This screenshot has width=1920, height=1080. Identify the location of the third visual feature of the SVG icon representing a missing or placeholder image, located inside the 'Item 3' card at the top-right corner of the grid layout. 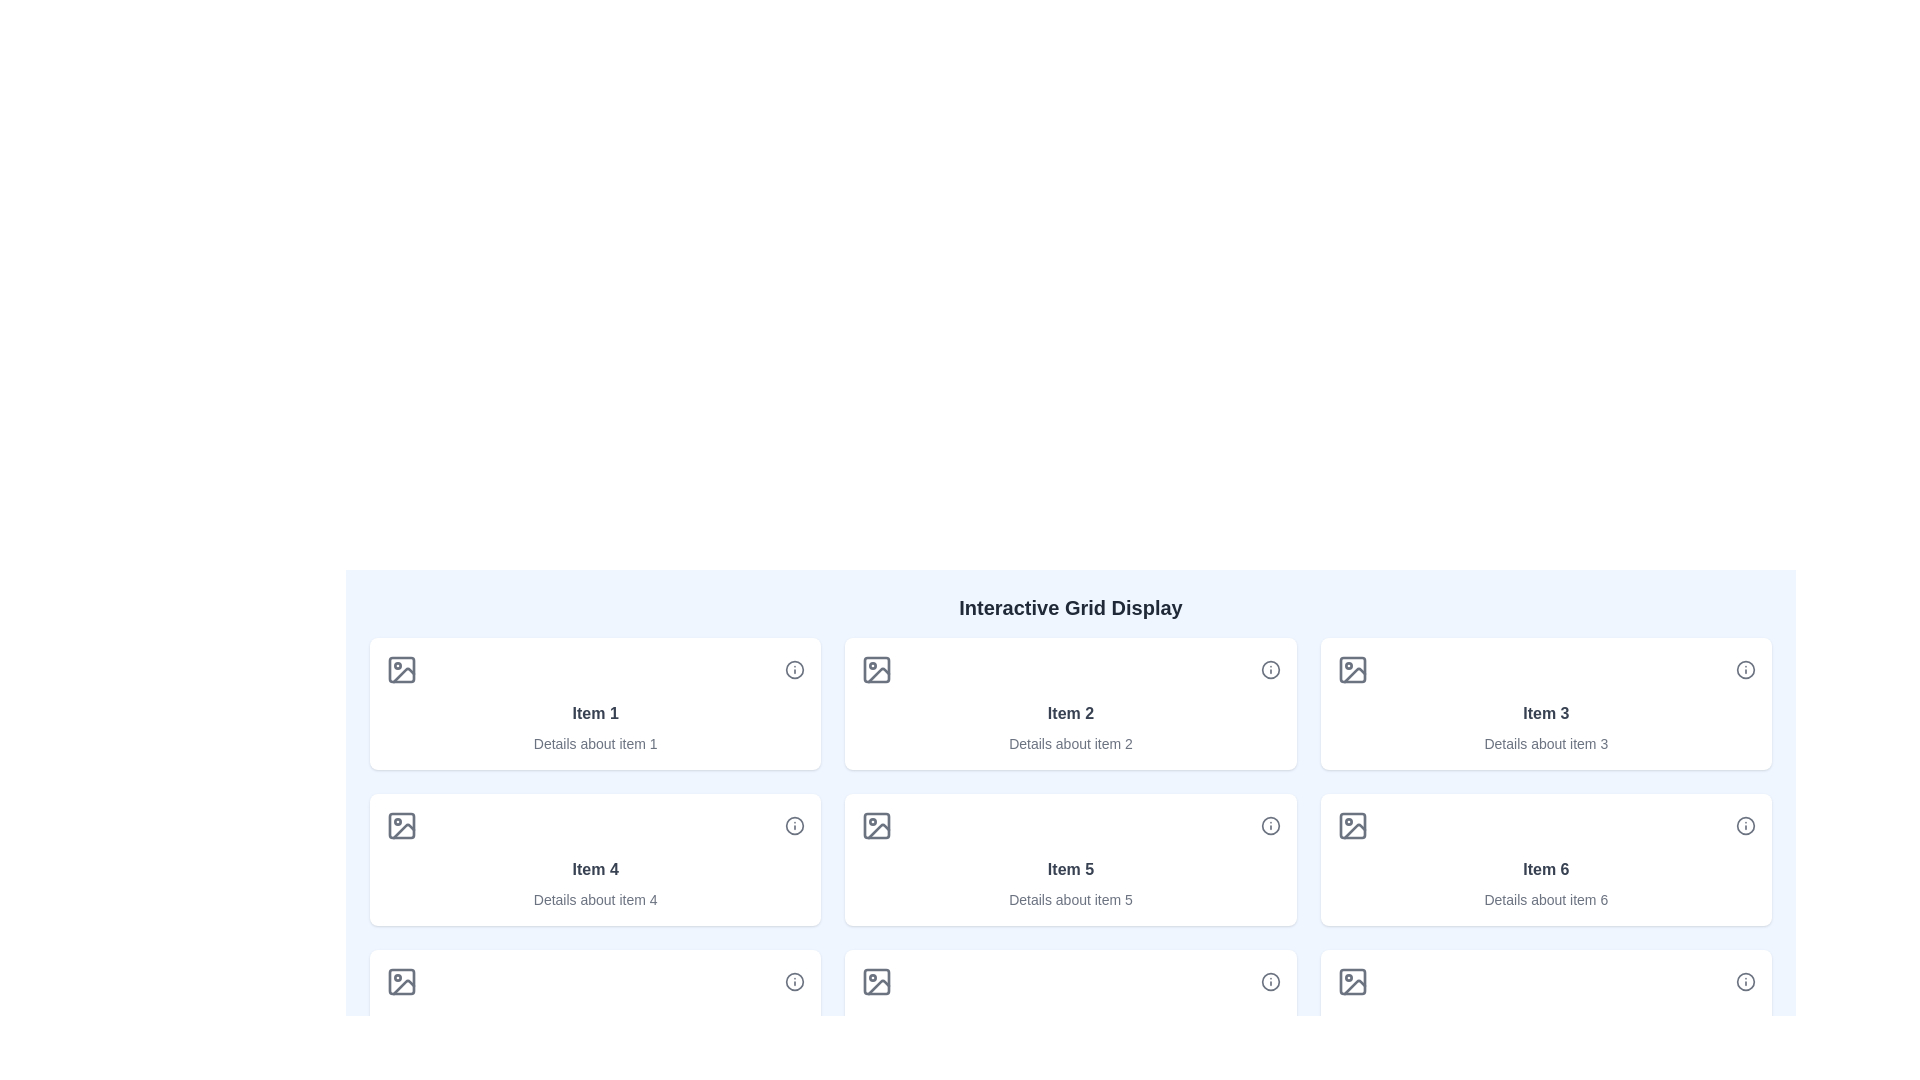
(1354, 675).